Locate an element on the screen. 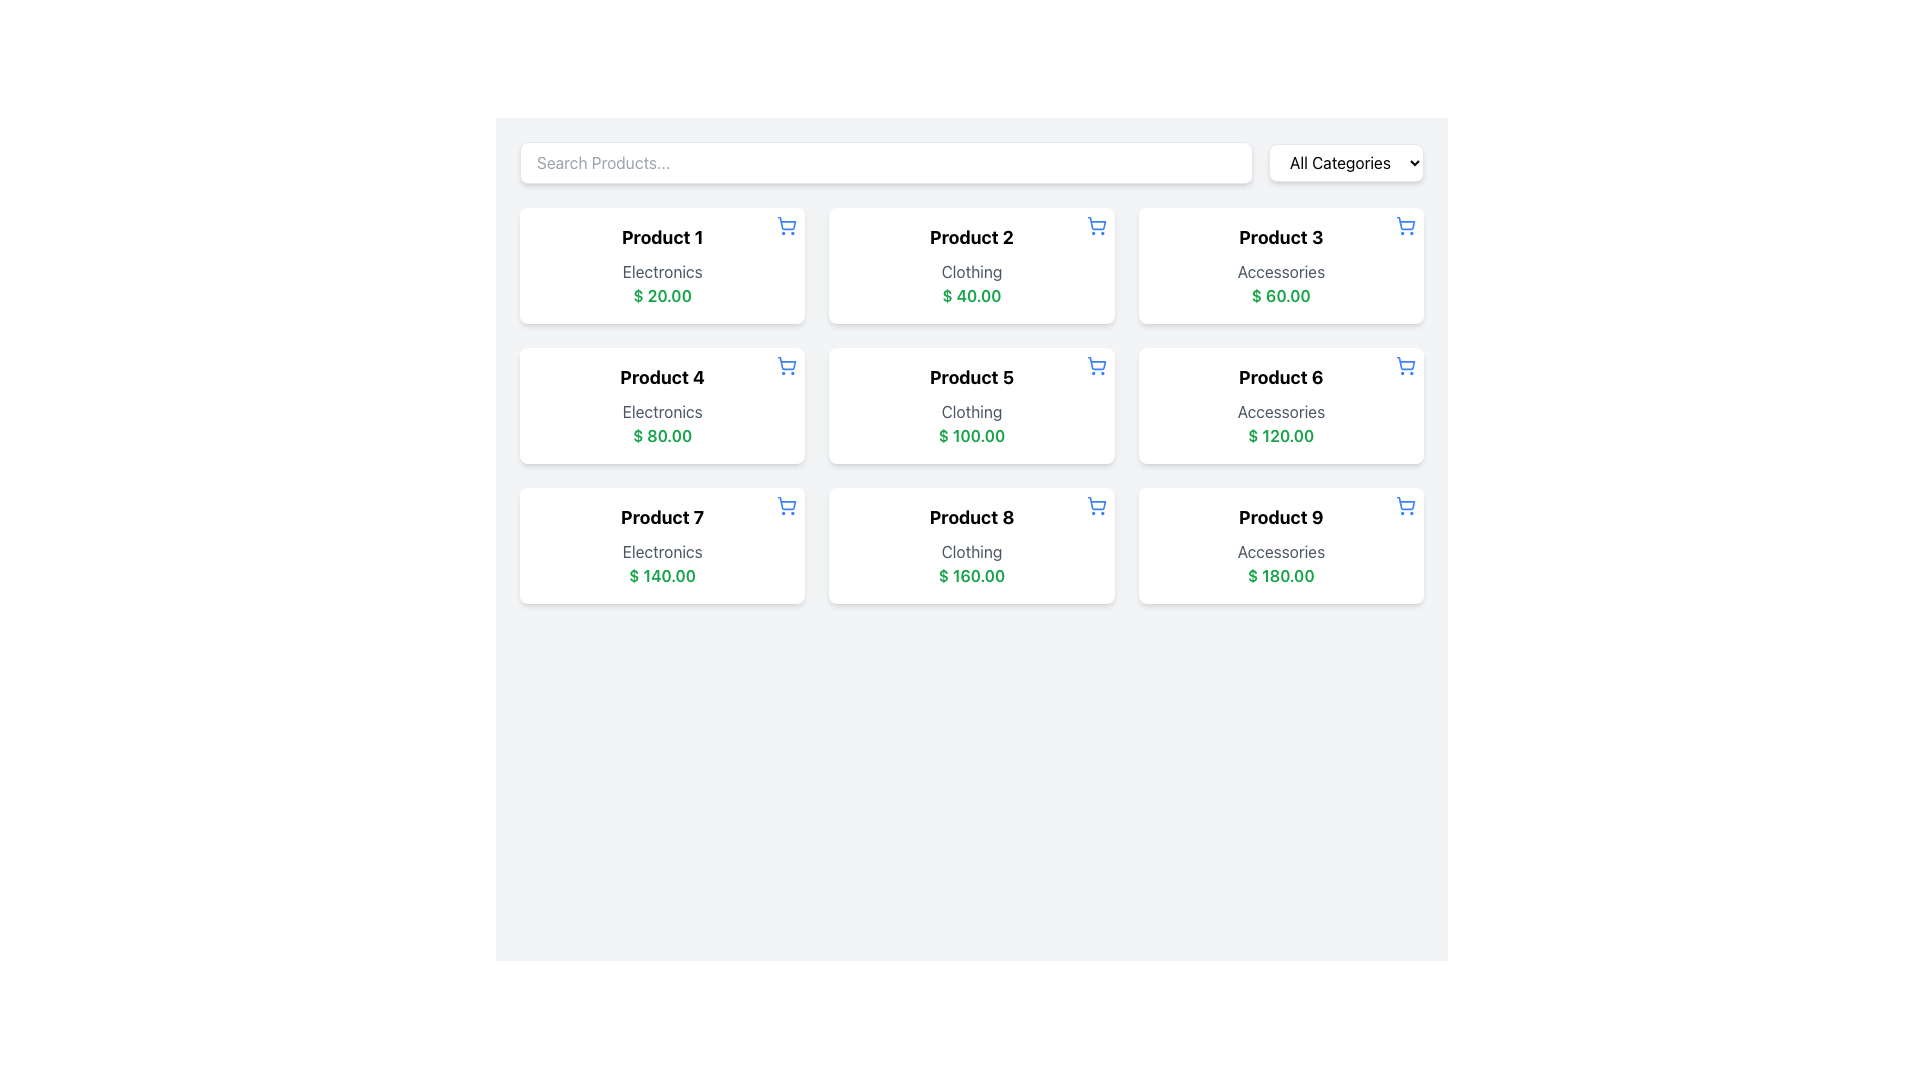 The width and height of the screenshot is (1920, 1080). the shopping cart icon button located in the top-right corner of the 'Product 8' card is located at coordinates (1095, 504).